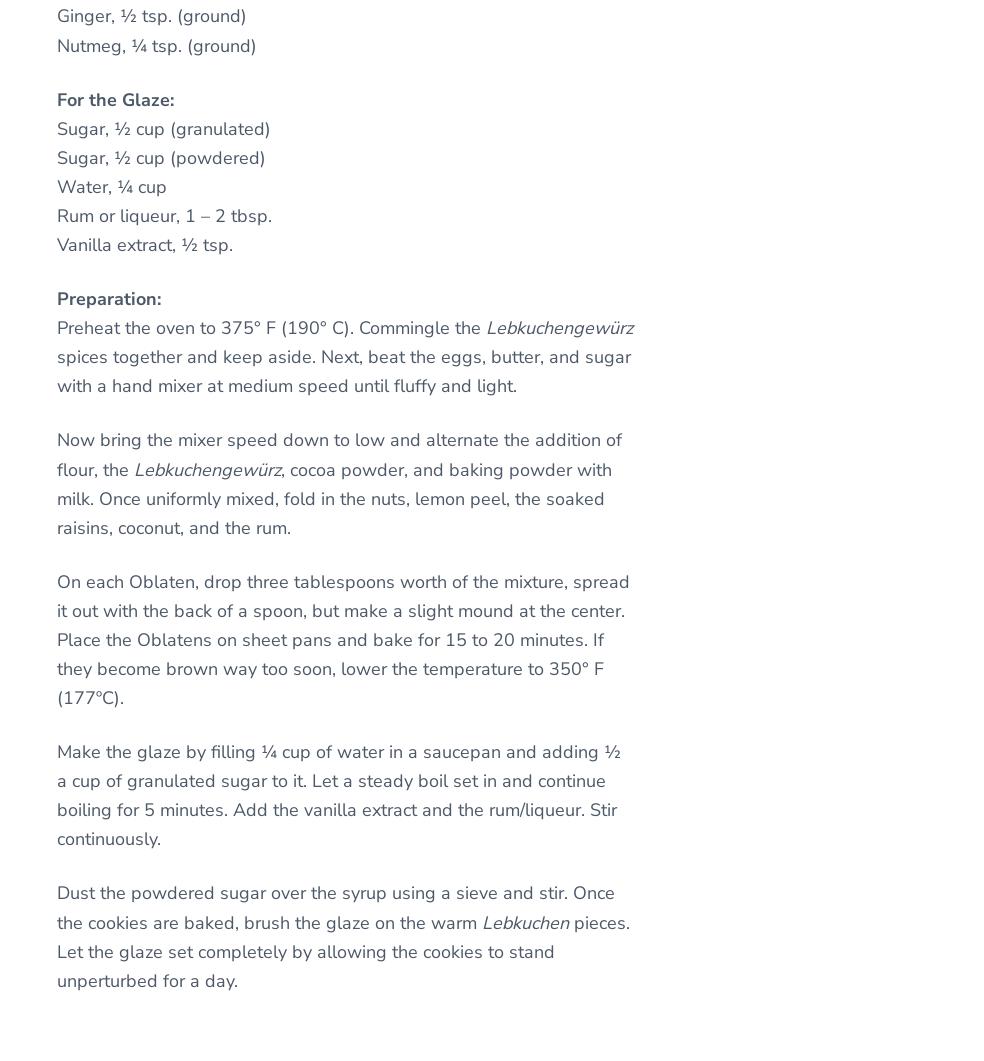 Image resolution: width=984 pixels, height=1061 pixels. Describe the element at coordinates (157, 44) in the screenshot. I see `'Nutmeg, ¼ tsp. (ground)'` at that location.